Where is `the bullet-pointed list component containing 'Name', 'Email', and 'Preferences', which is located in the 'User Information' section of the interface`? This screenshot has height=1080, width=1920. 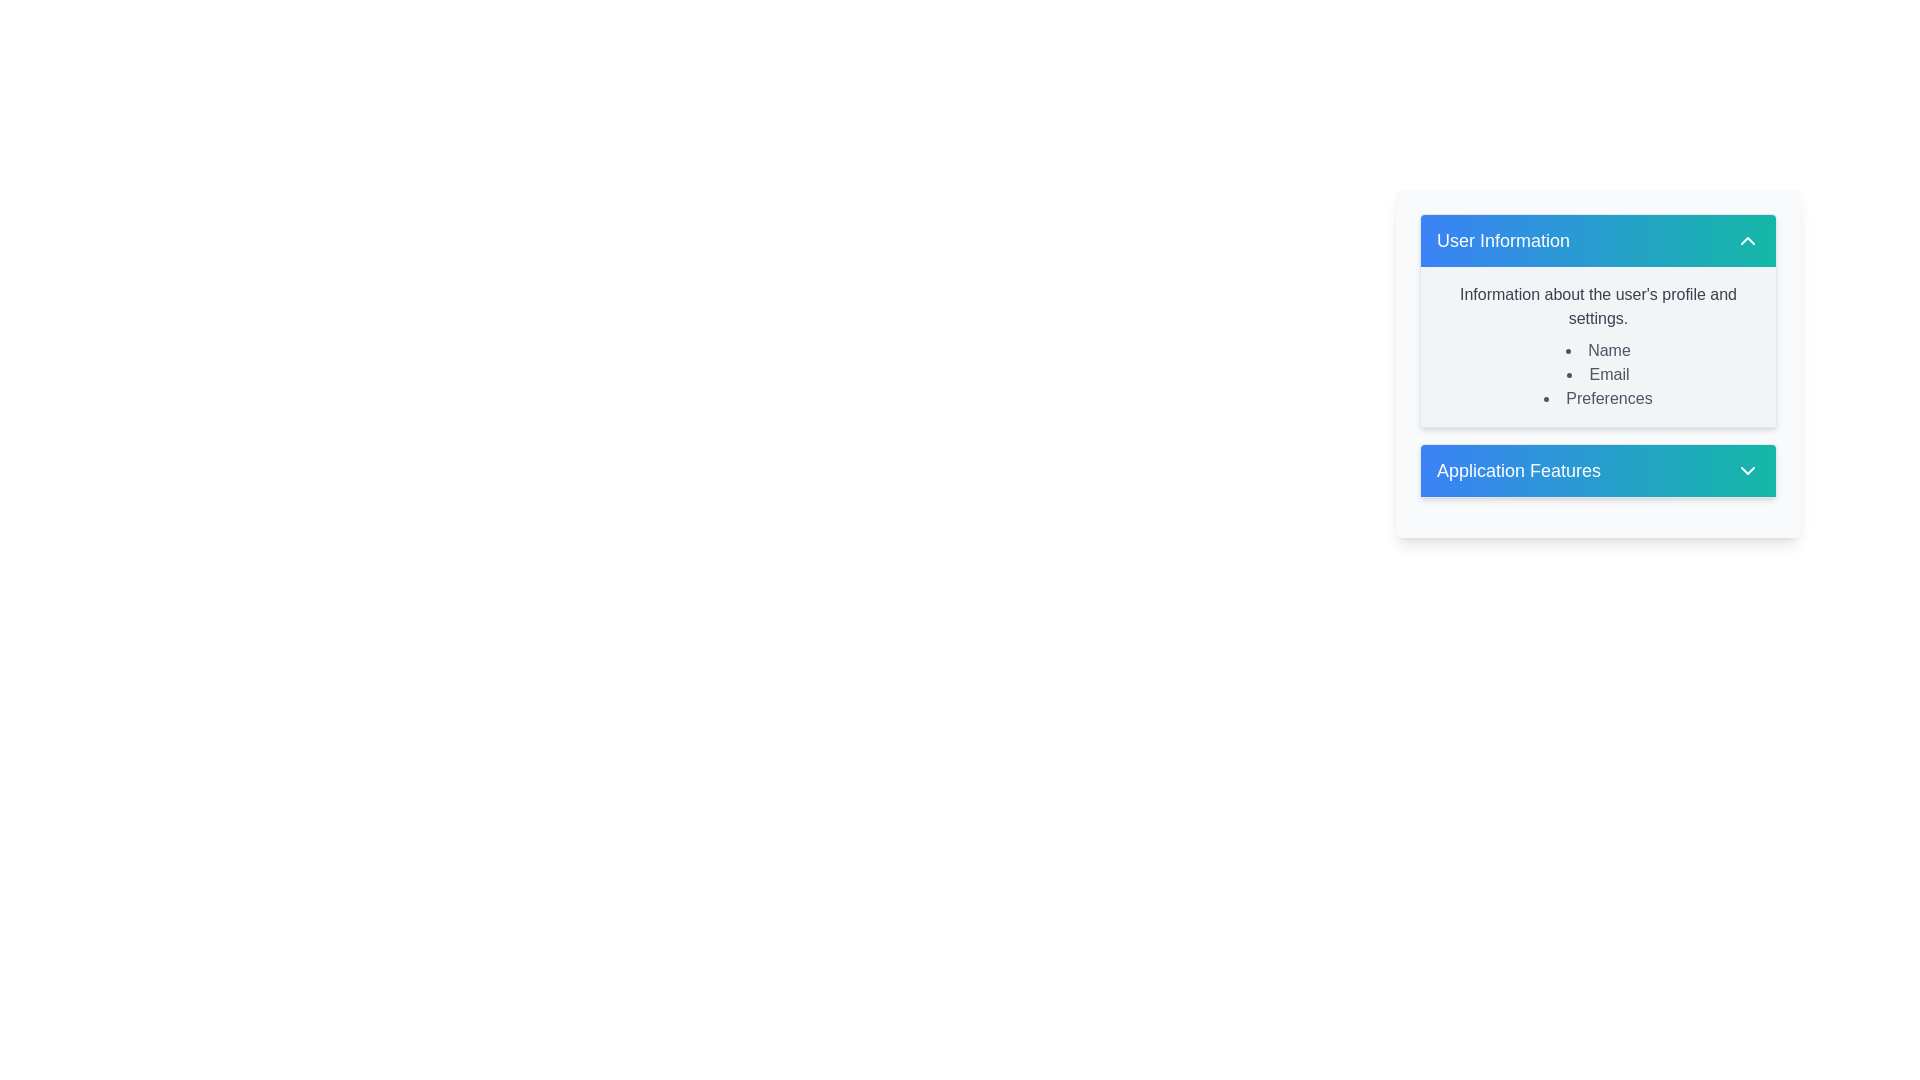
the bullet-pointed list component containing 'Name', 'Email', and 'Preferences', which is located in the 'User Information' section of the interface is located at coordinates (1597, 374).